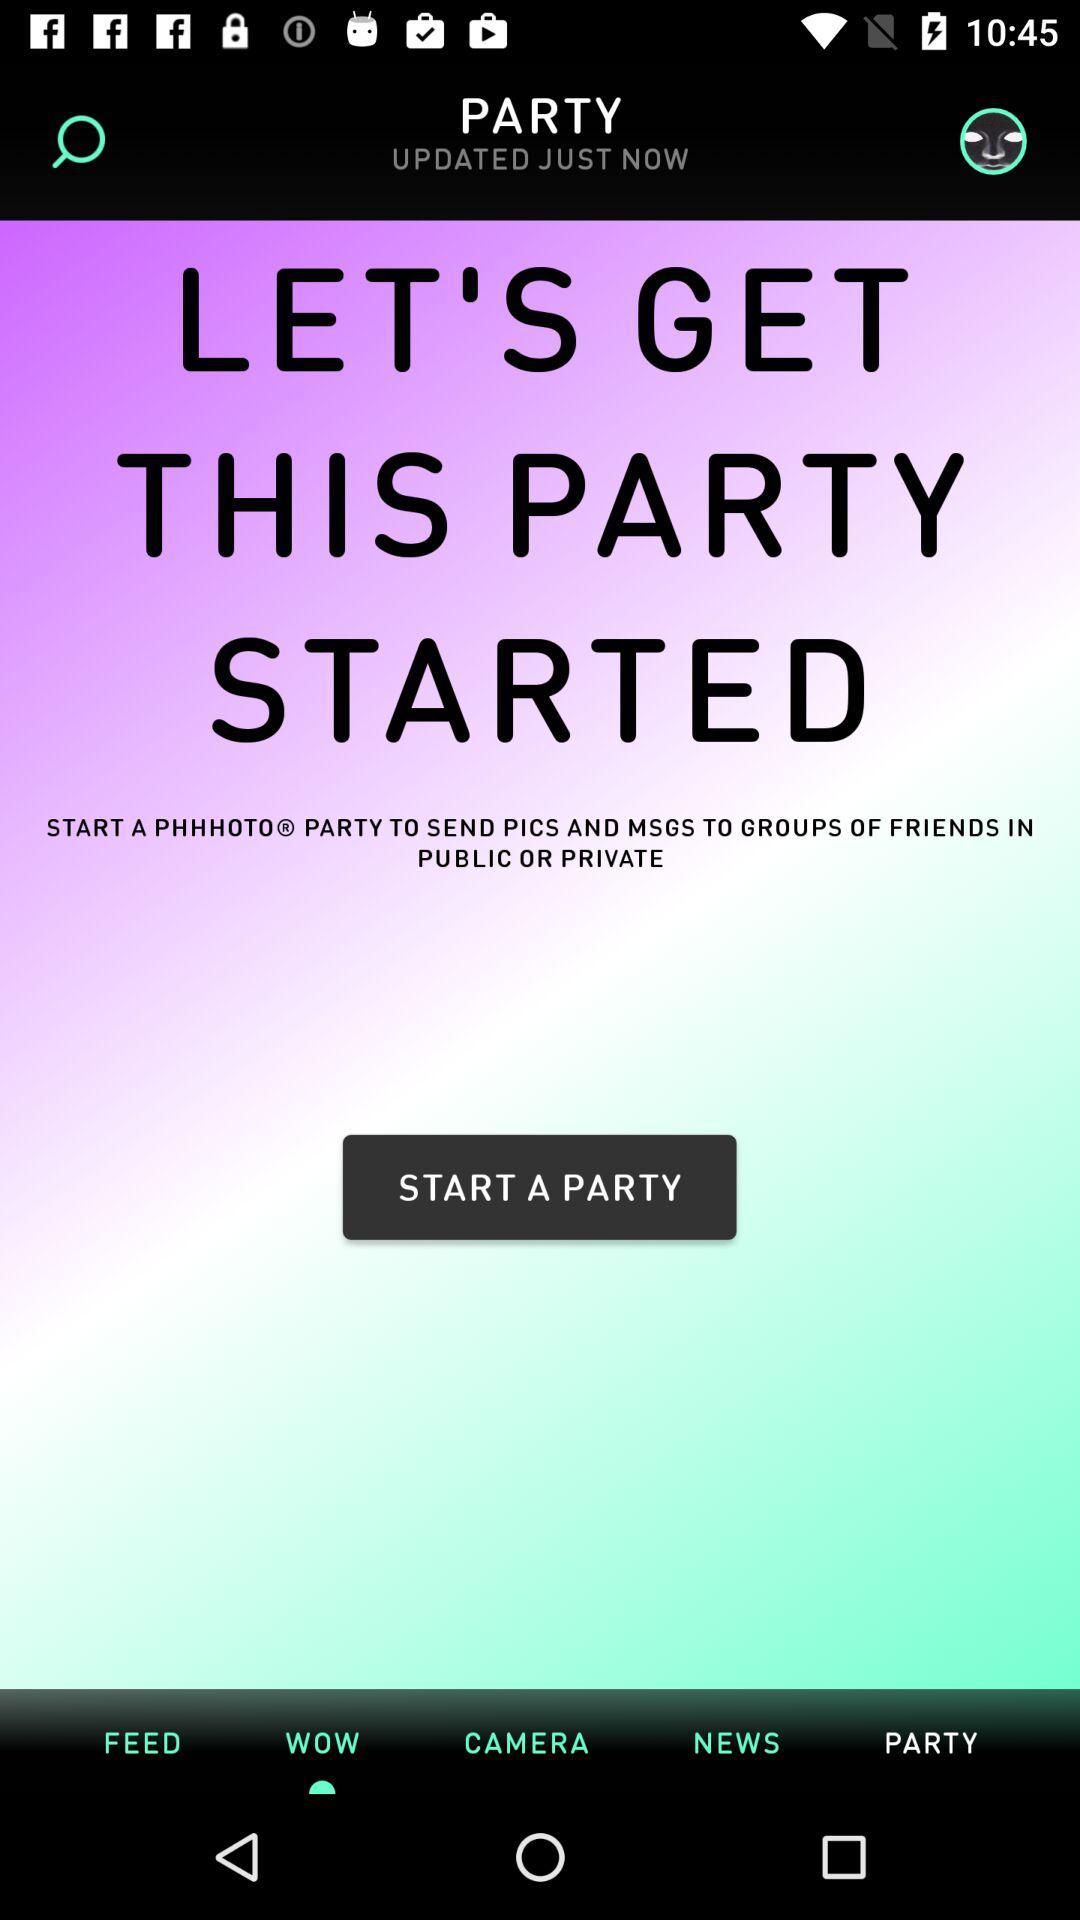 This screenshot has width=1080, height=1920. Describe the element at coordinates (141, 1740) in the screenshot. I see `feed icon` at that location.